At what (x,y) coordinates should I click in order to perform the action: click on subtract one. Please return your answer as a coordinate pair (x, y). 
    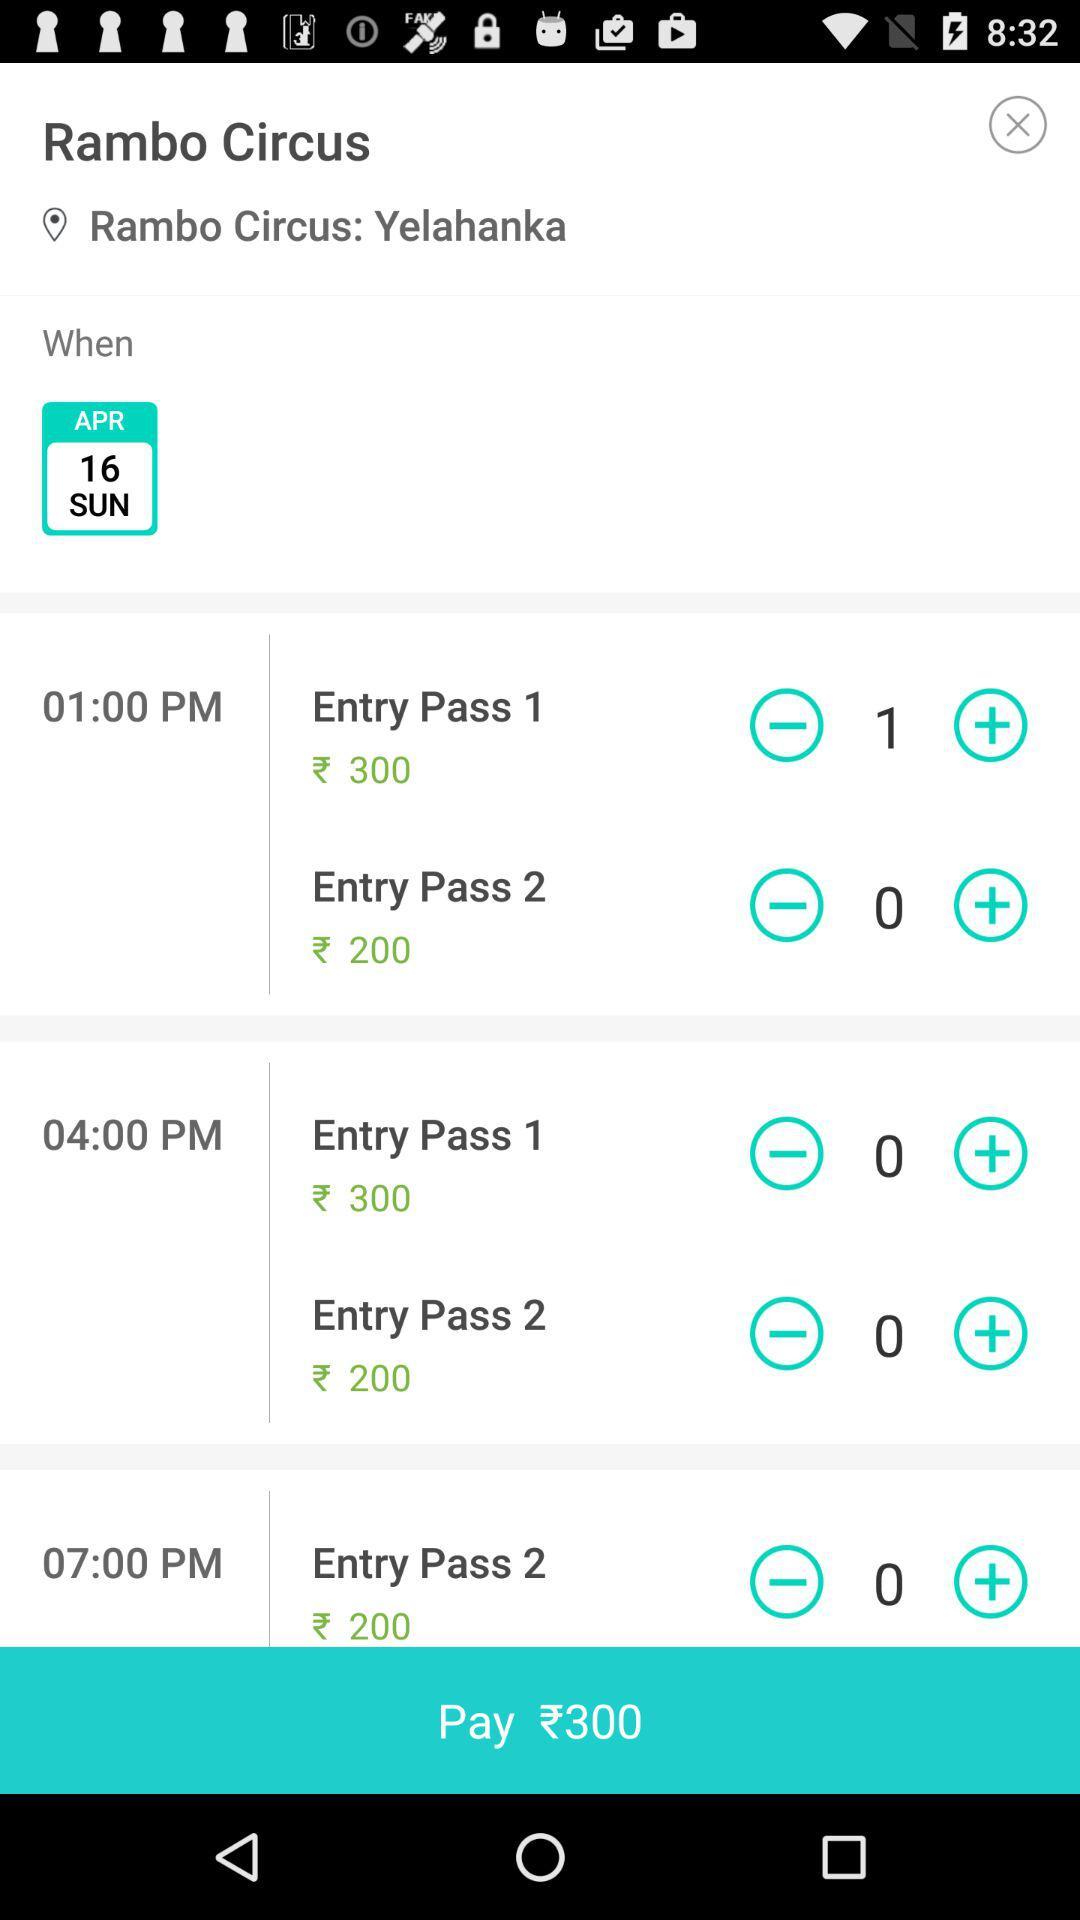
    Looking at the image, I should click on (785, 1333).